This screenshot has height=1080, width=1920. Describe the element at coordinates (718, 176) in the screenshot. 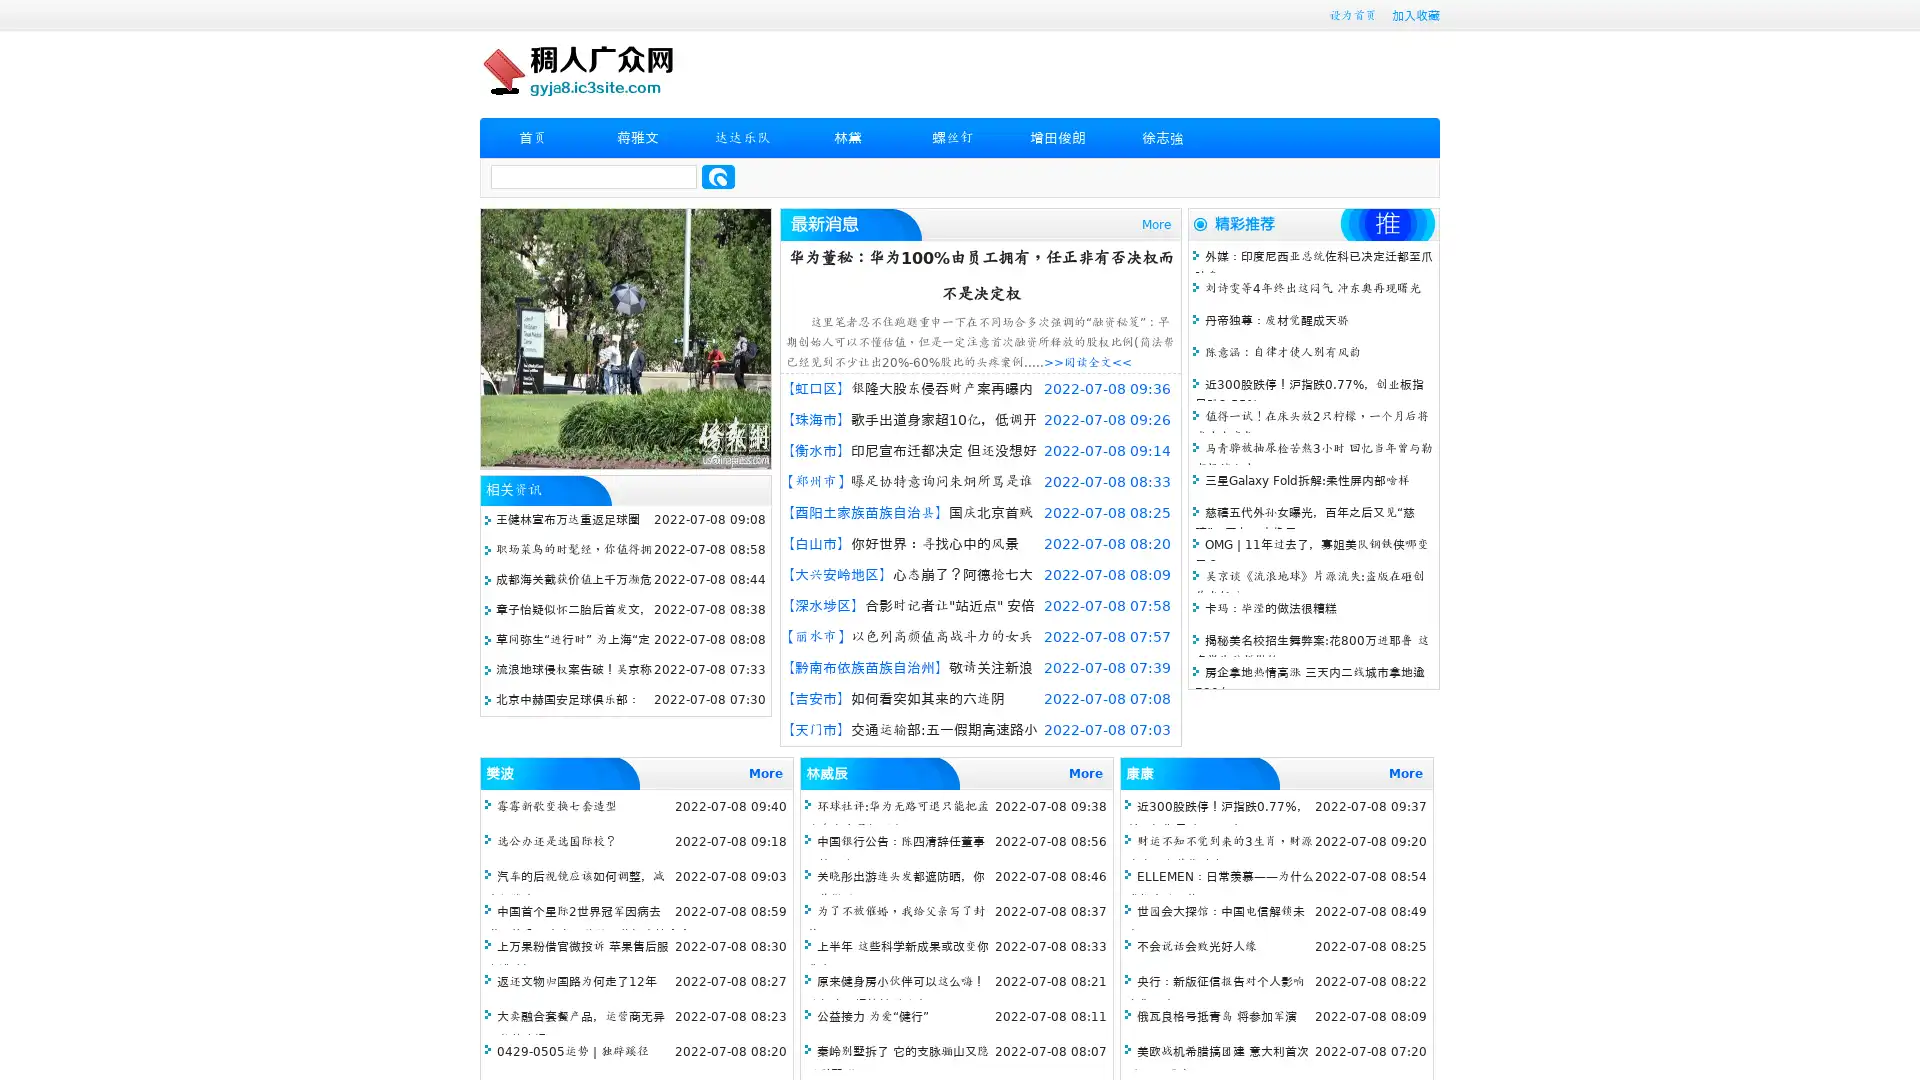

I see `Search` at that location.